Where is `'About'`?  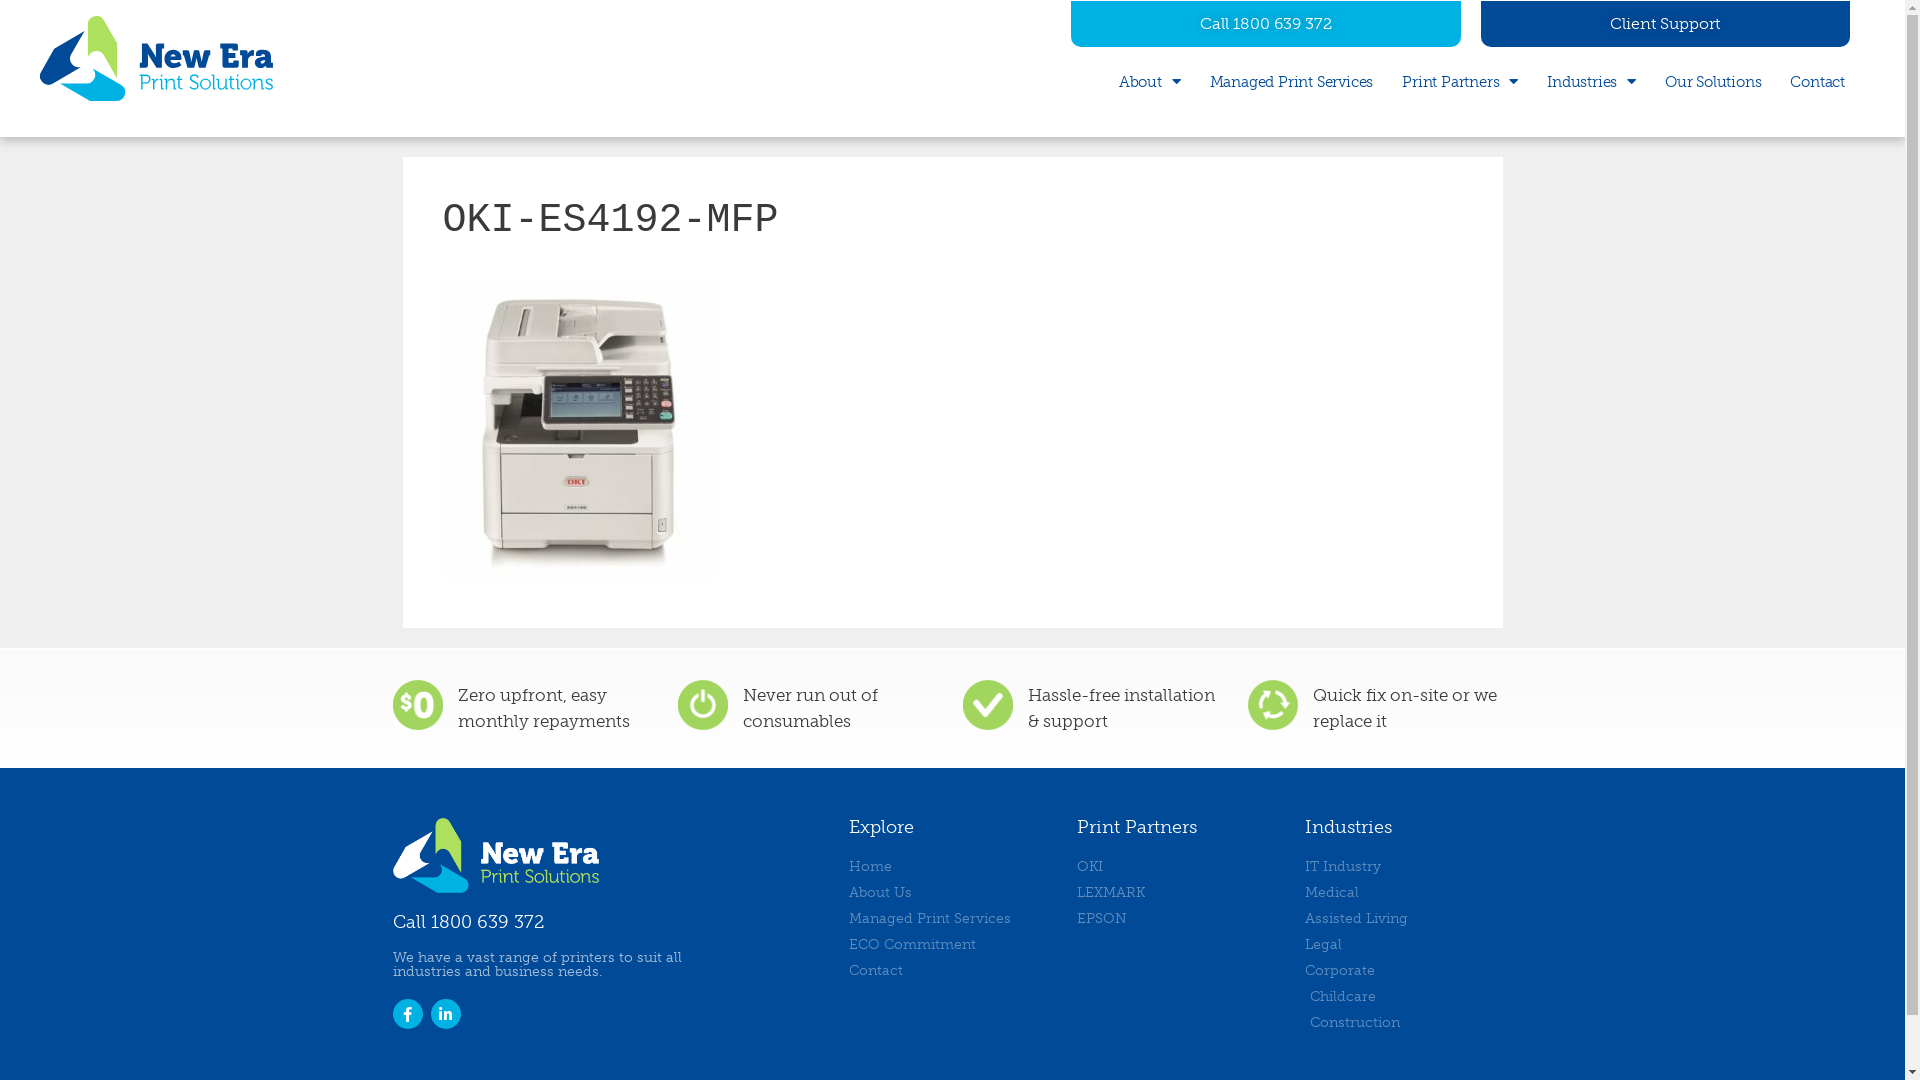 'About' is located at coordinates (1150, 80).